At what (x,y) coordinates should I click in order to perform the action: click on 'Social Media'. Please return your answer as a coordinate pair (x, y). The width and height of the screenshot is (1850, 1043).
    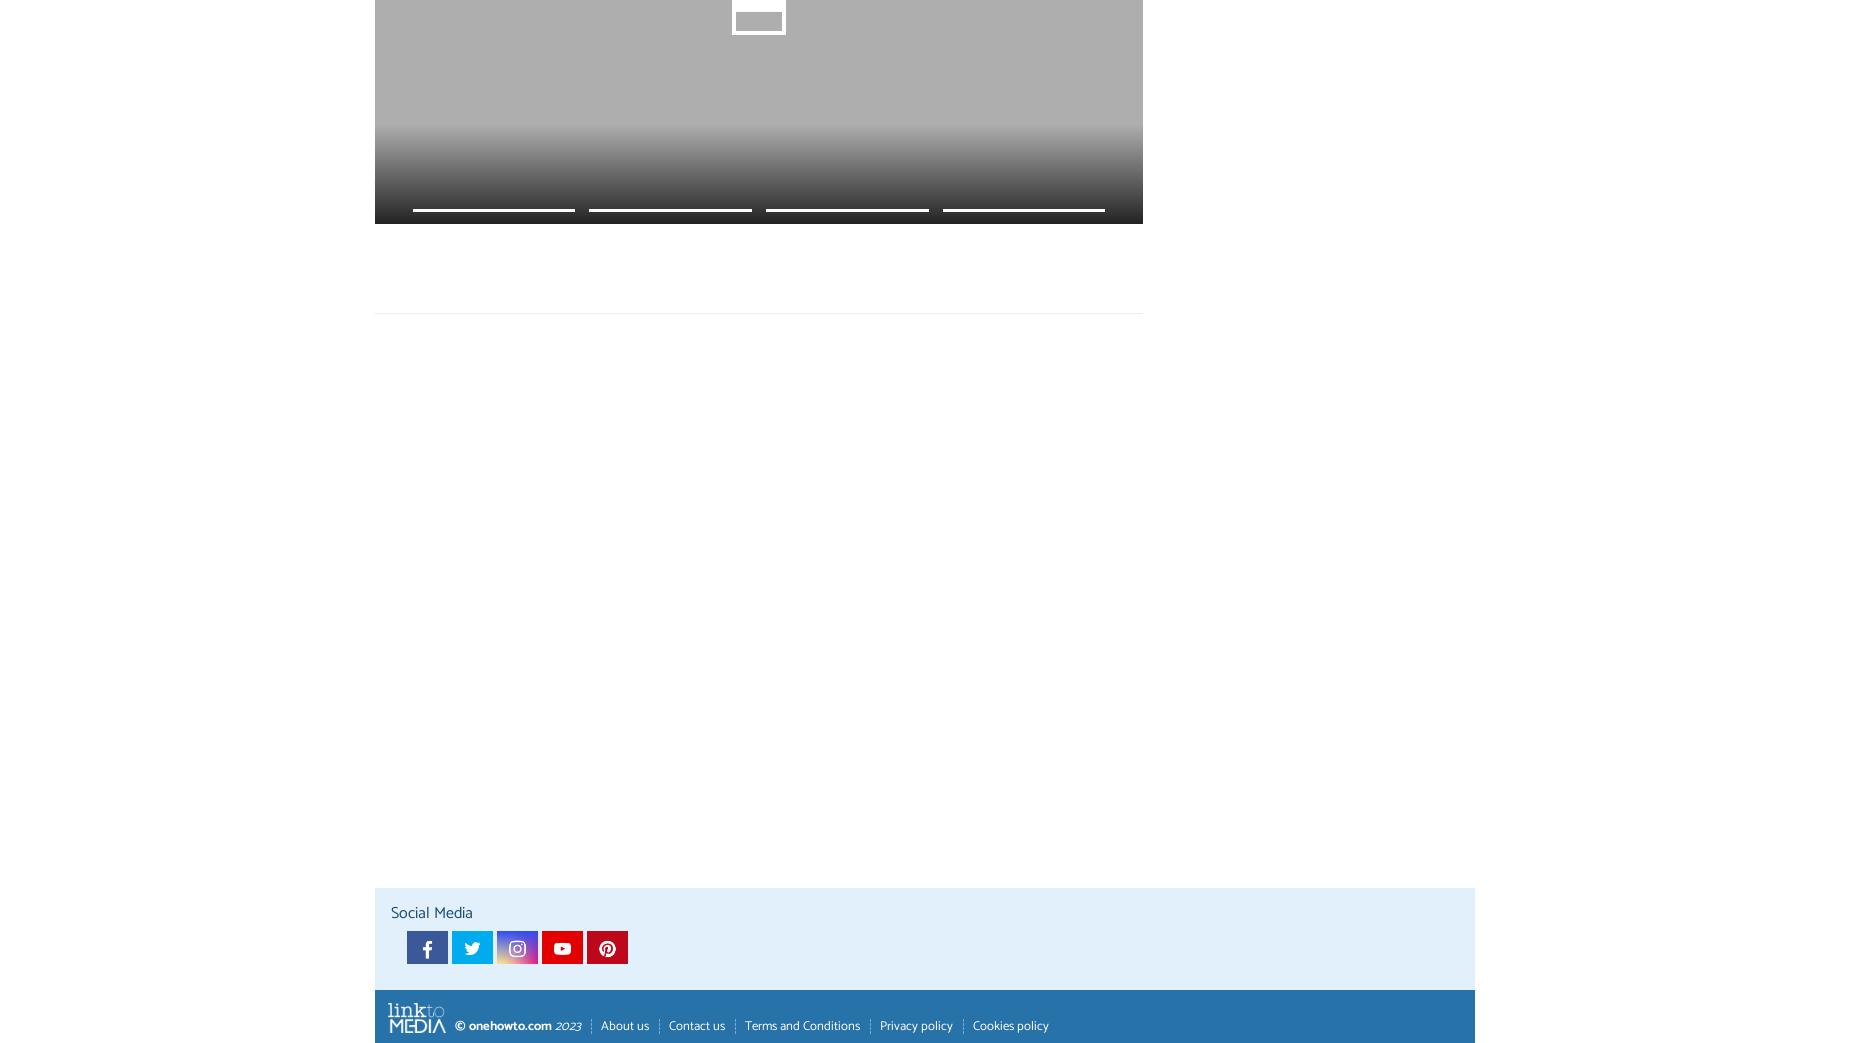
    Looking at the image, I should click on (430, 911).